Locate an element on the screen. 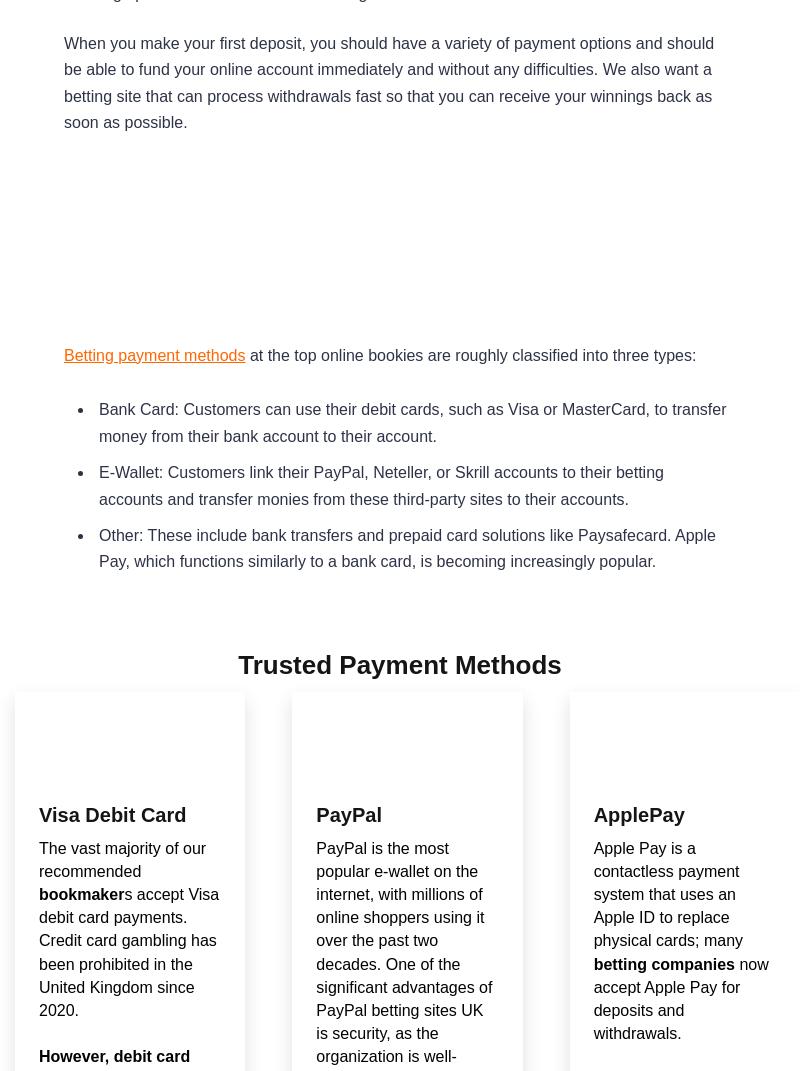 This screenshot has width=800, height=1071. 'Apple Pay is a contactless payment system that uses an Apple ID to replace physical cards; many' is located at coordinates (668, 893).